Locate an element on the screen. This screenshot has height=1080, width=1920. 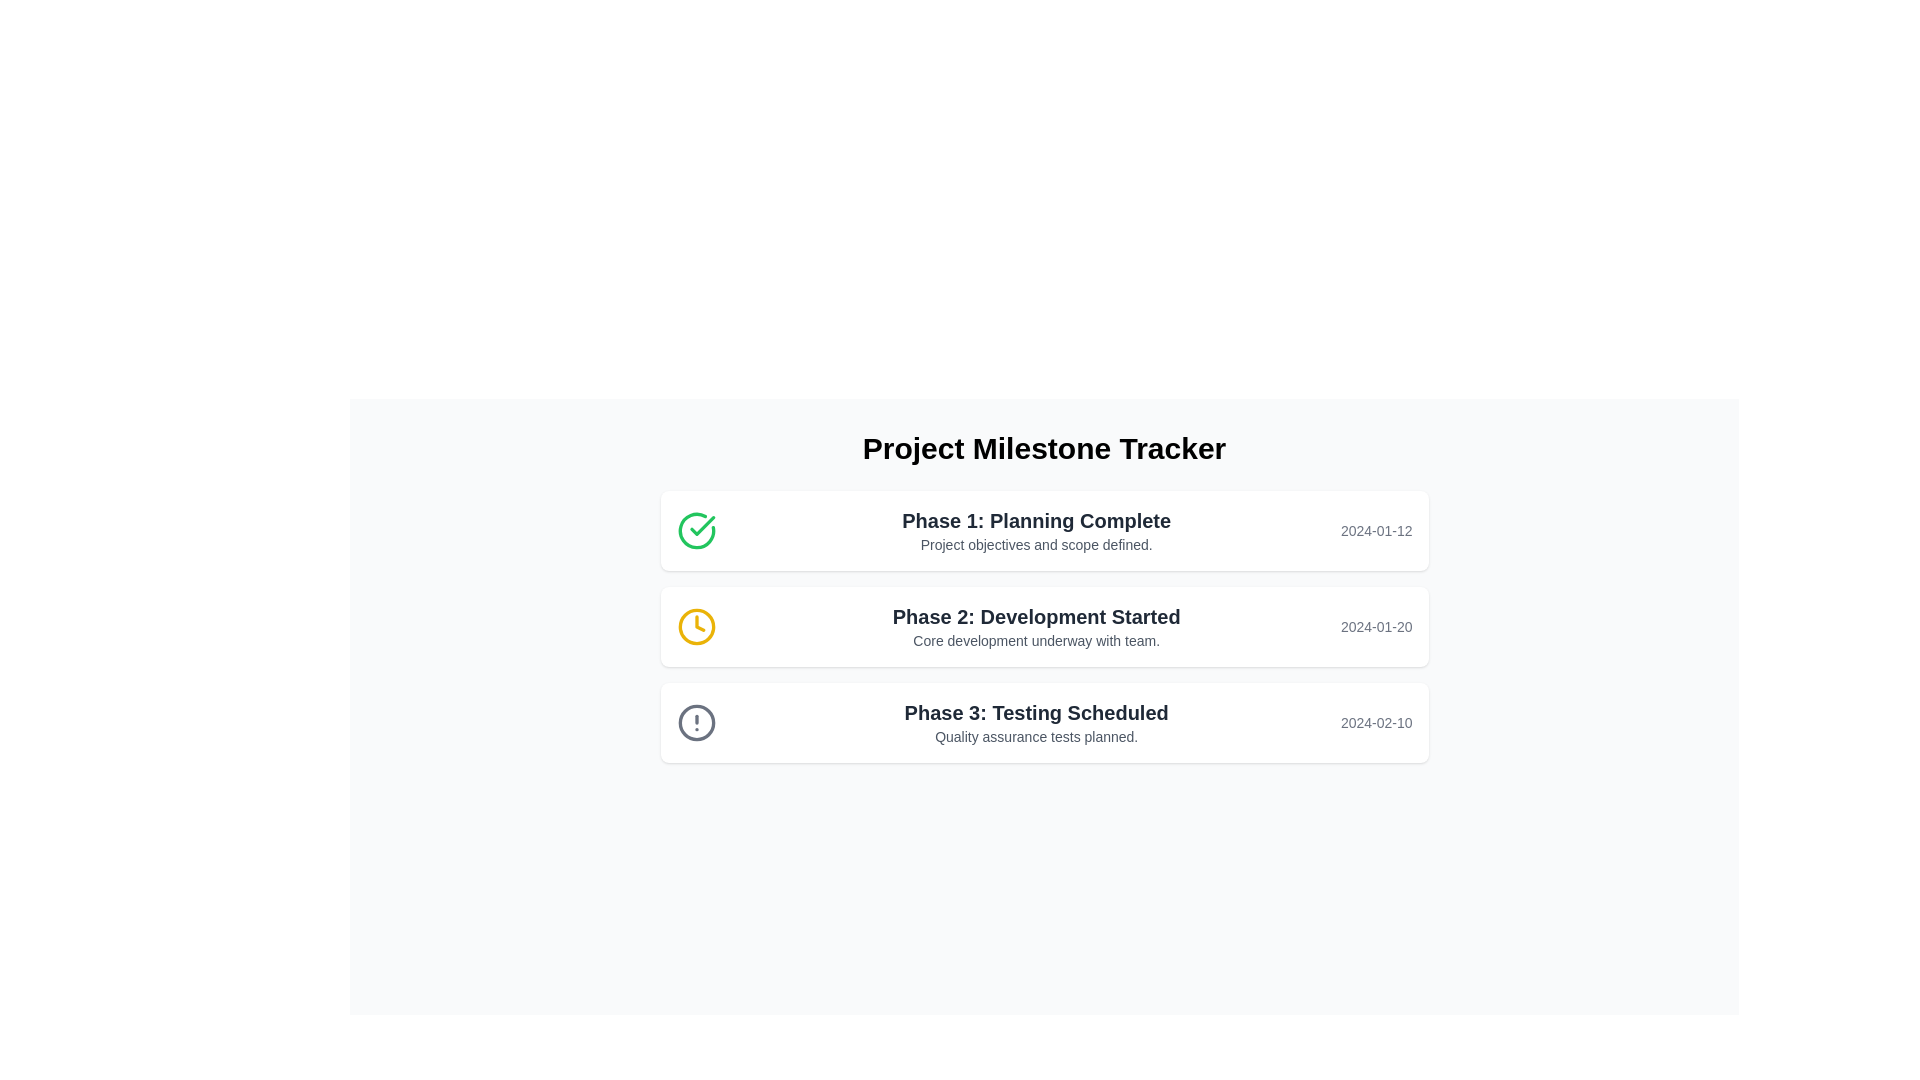
the warning icon with a gray outline and an exclamation mark in the center, located above the text 'Phase 3: Testing Scheduled' and to the left of 'Quality assurance tests planned.' is located at coordinates (696, 722).